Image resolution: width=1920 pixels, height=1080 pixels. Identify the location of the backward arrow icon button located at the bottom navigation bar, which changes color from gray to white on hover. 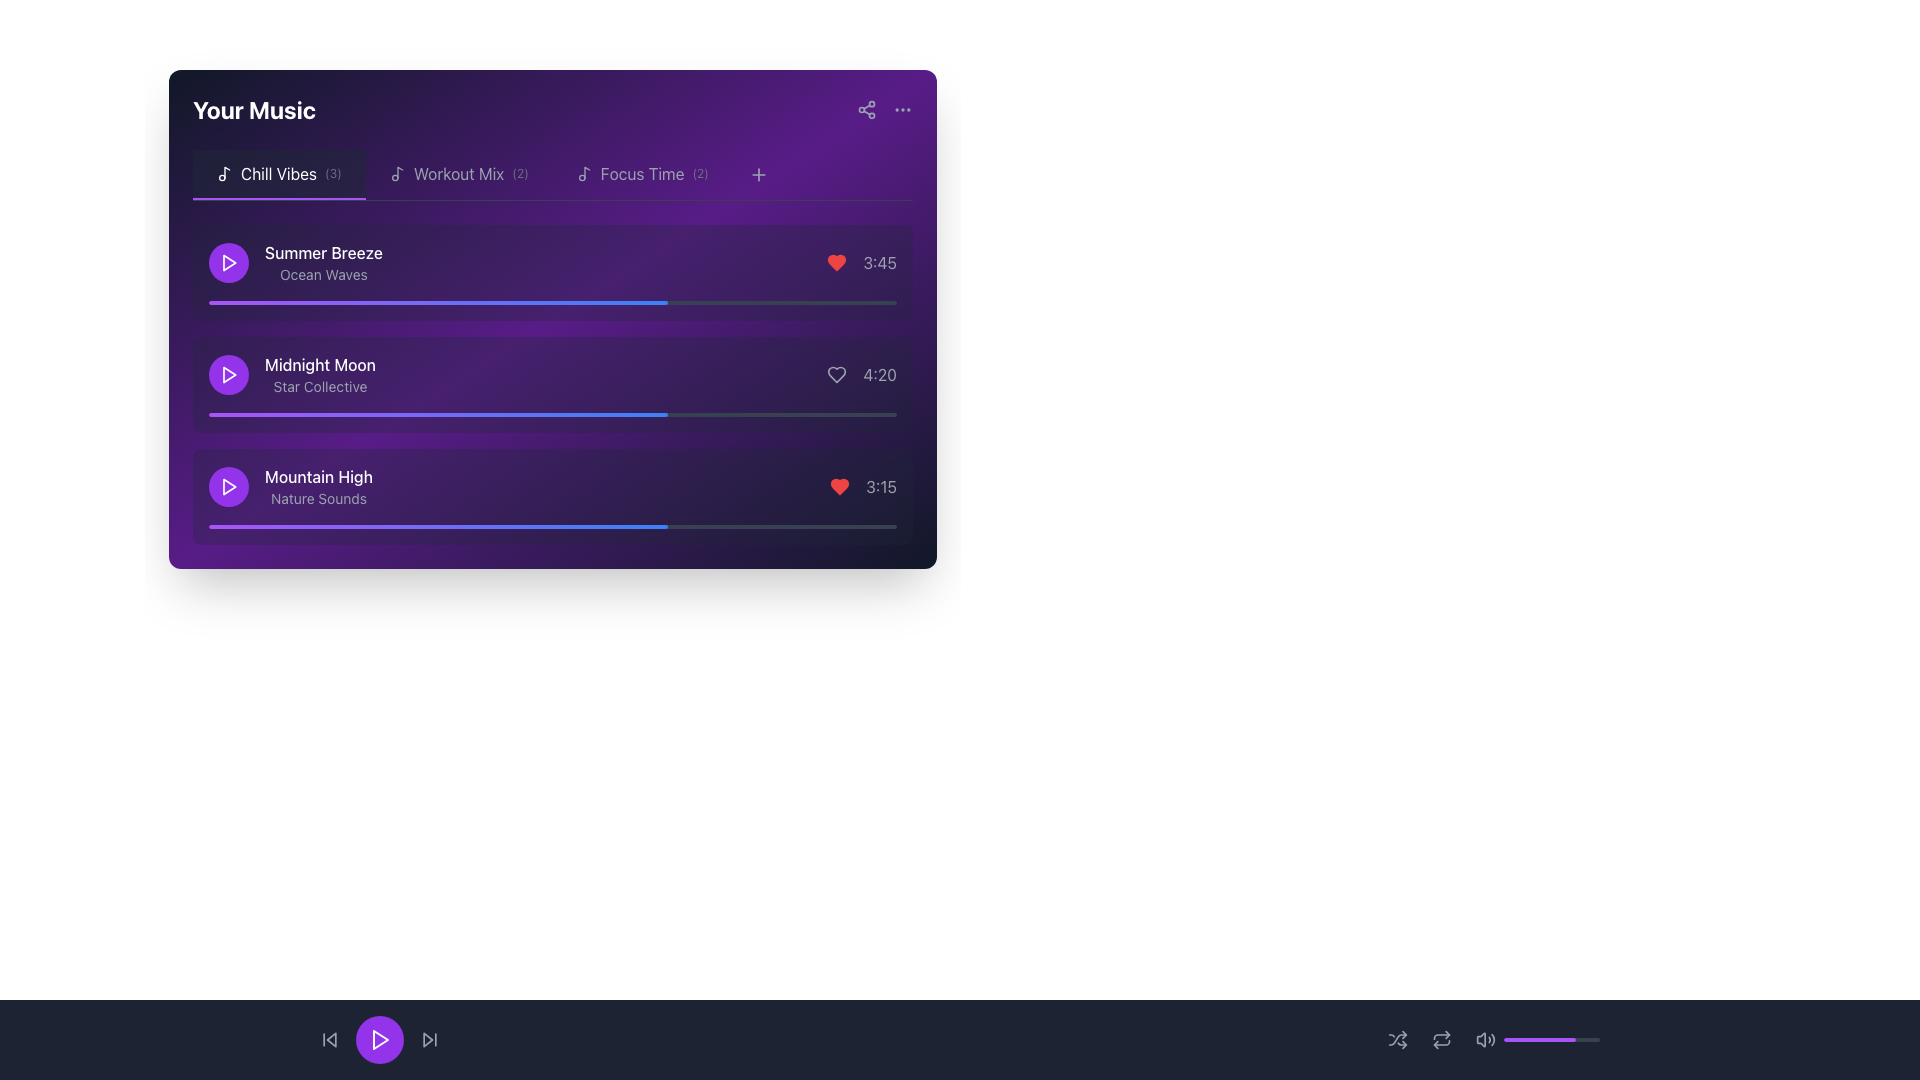
(330, 1039).